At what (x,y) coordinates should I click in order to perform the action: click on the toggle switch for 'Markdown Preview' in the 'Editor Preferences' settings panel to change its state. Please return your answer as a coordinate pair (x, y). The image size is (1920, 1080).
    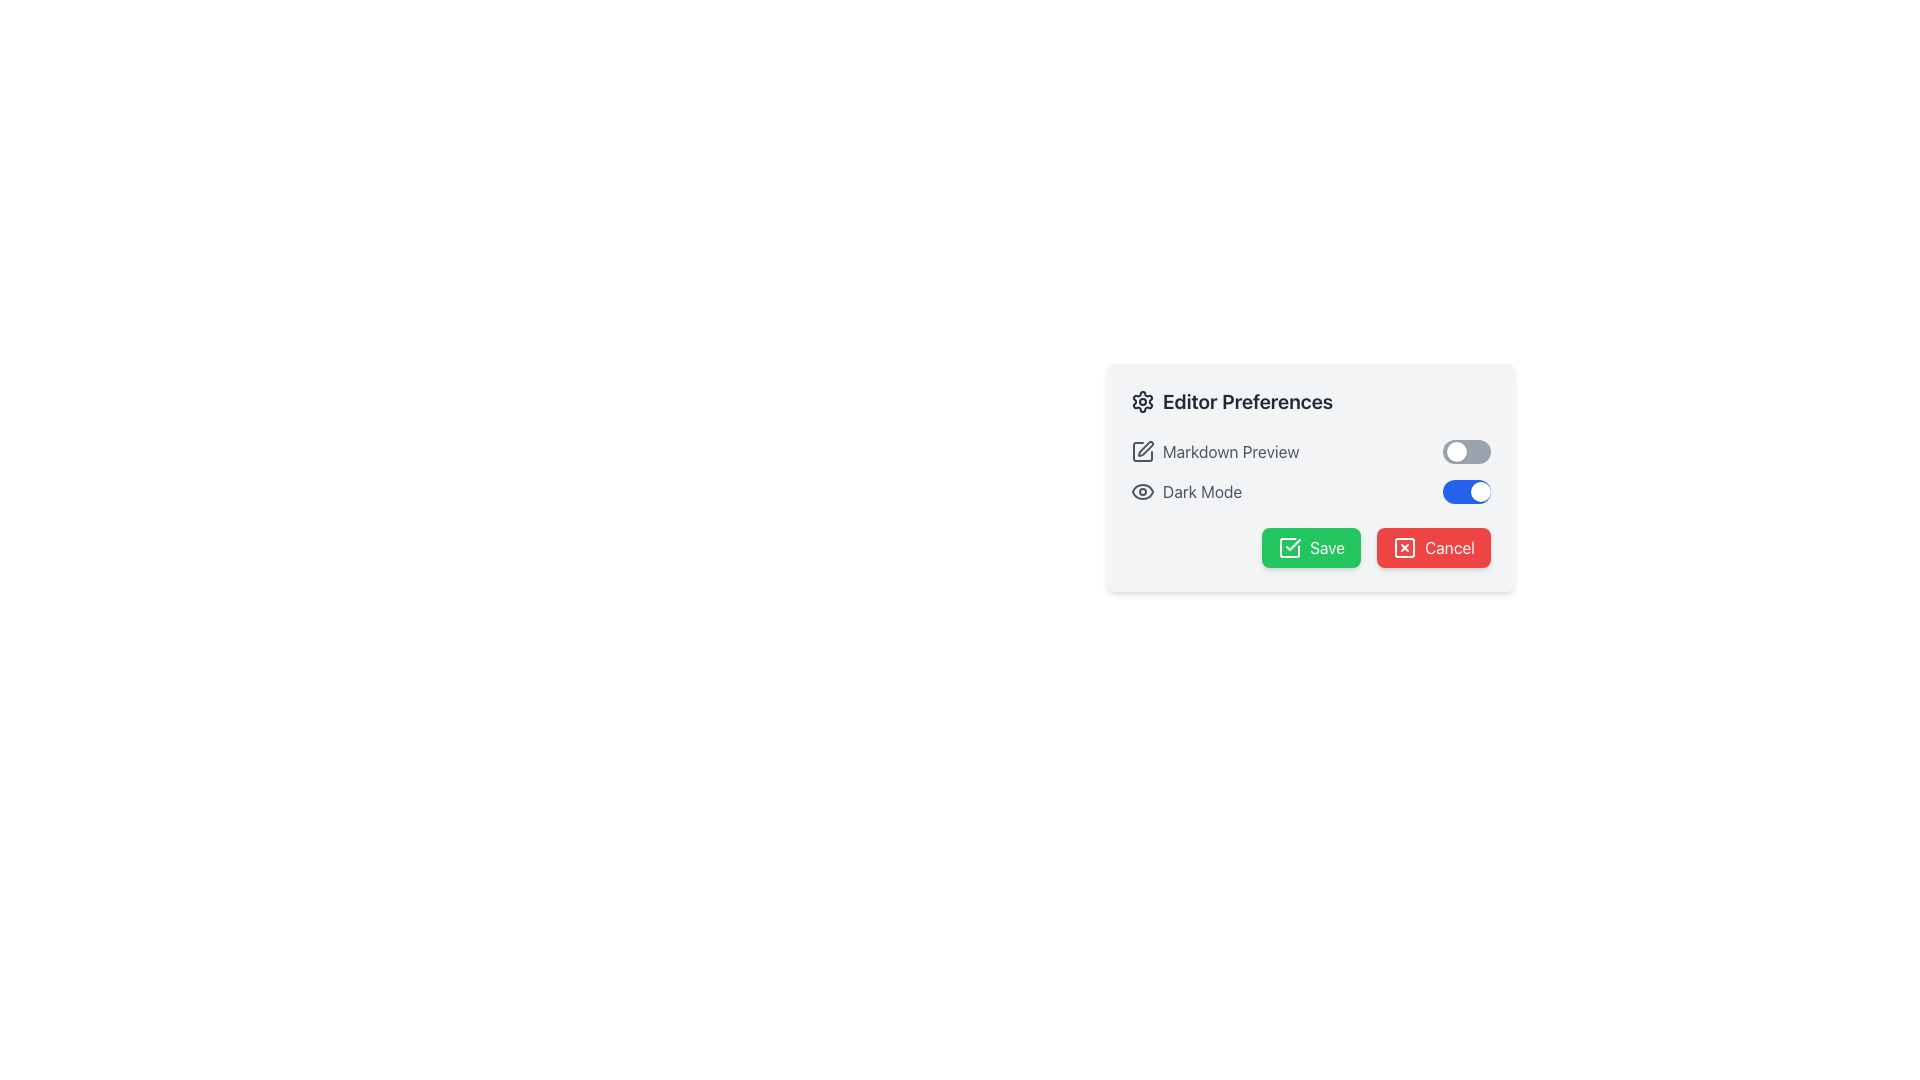
    Looking at the image, I should click on (1467, 451).